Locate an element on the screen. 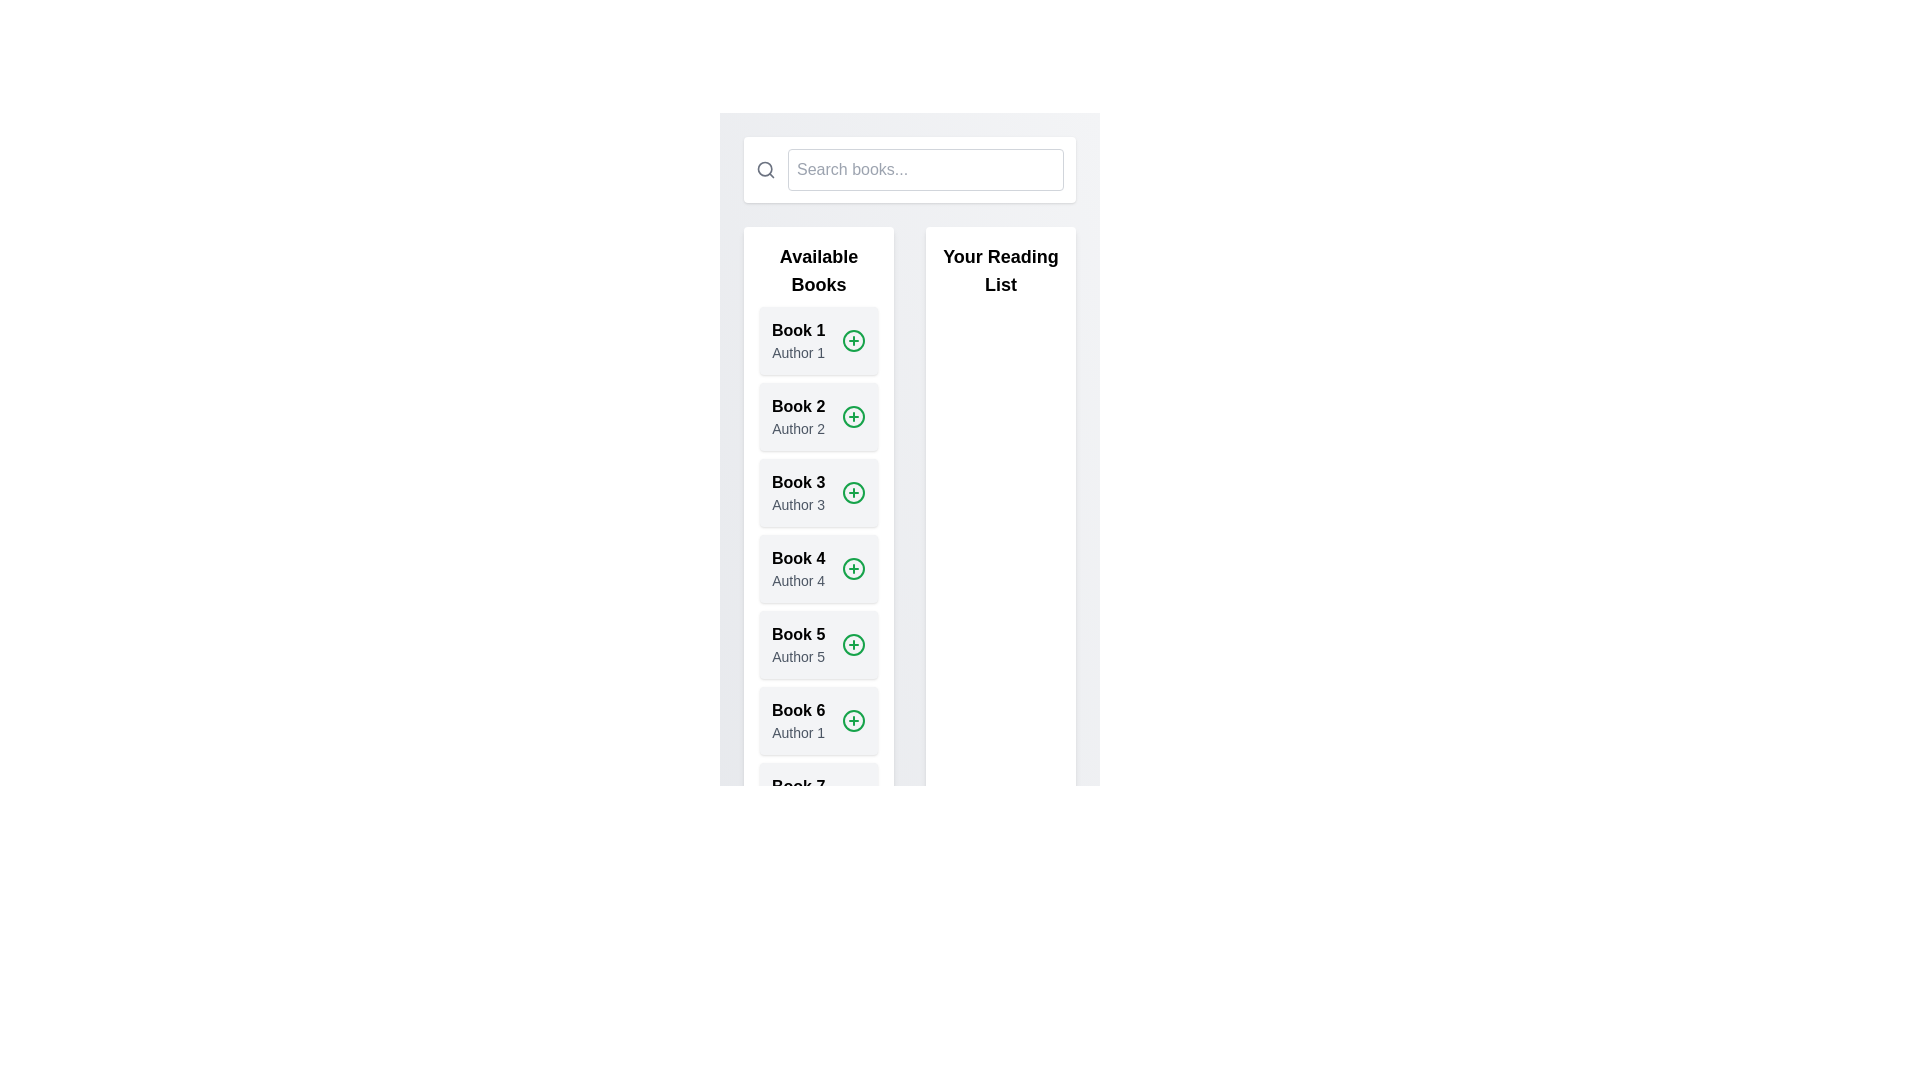 The image size is (1920, 1080). the '+' icon on the sixth card-like item in the 'Available Books' list is located at coordinates (819, 721).